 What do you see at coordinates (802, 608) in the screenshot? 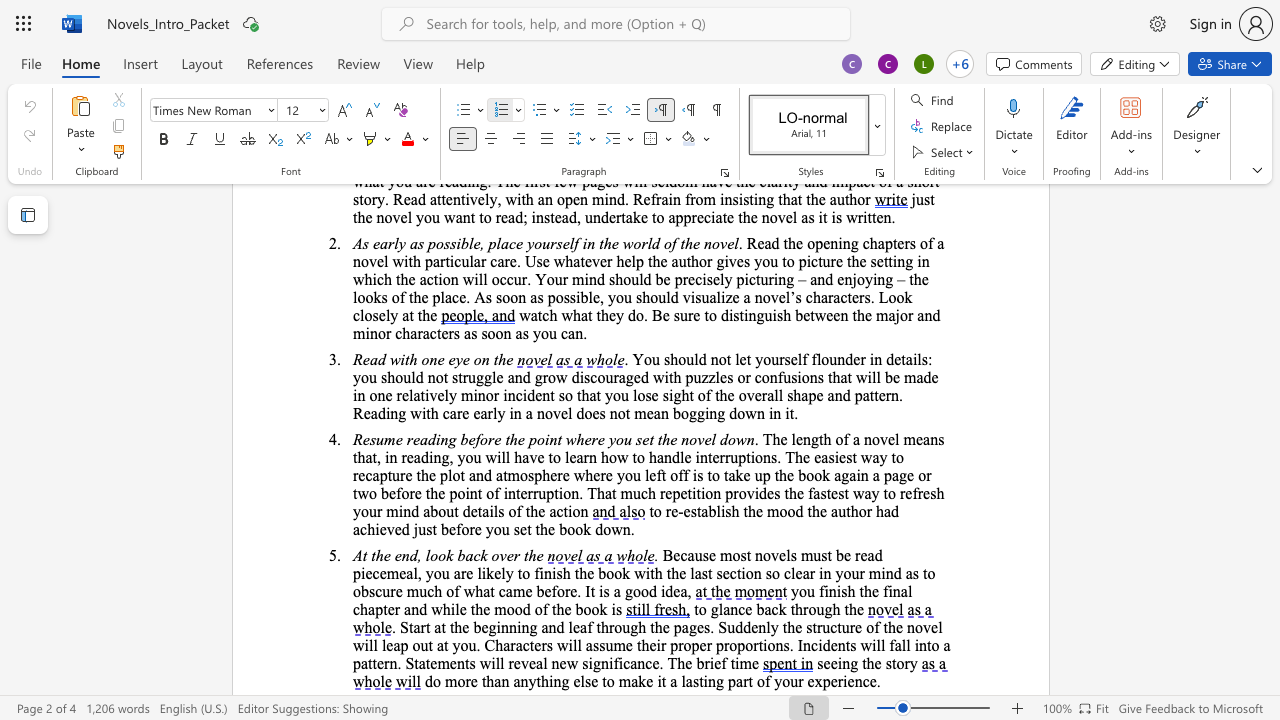
I see `the space between the continuous character "h" and "r" in the text` at bounding box center [802, 608].